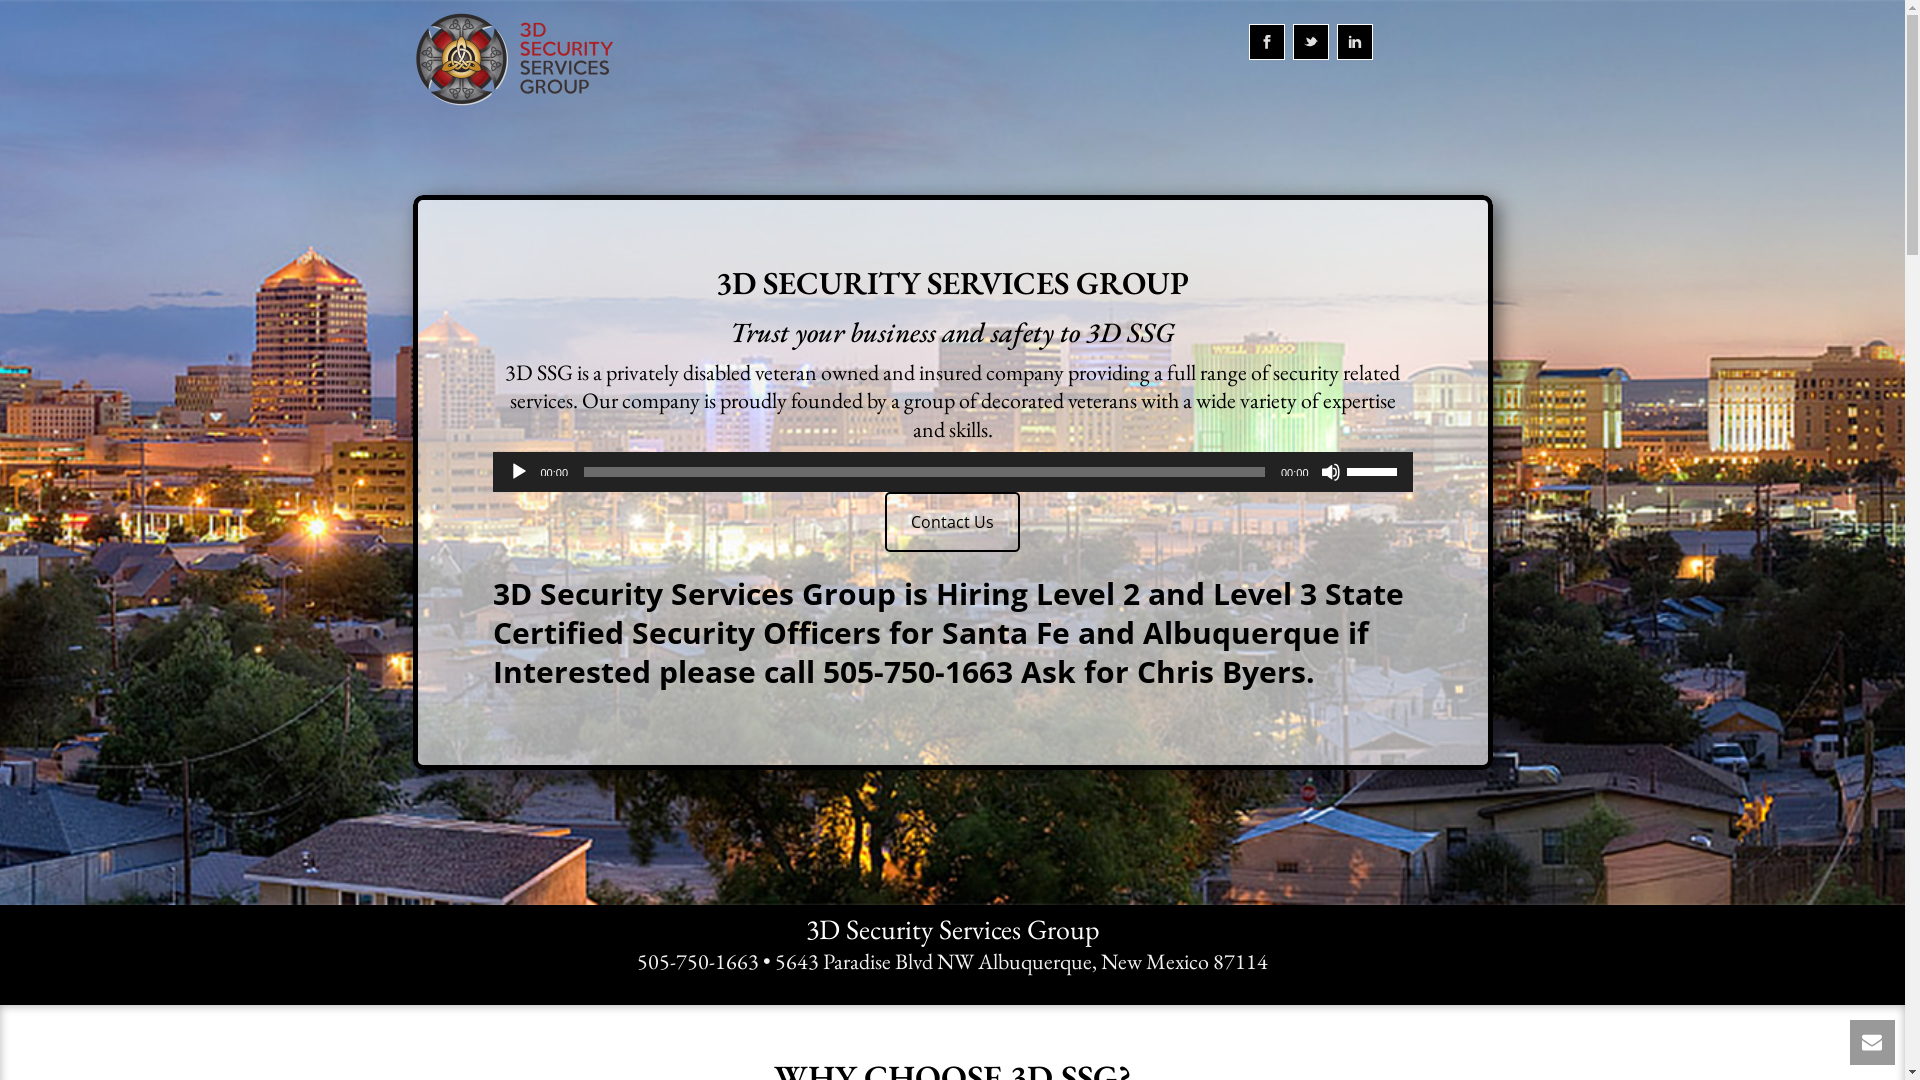 The width and height of the screenshot is (1920, 1080). What do you see at coordinates (518, 471) in the screenshot?
I see `'Play'` at bounding box center [518, 471].